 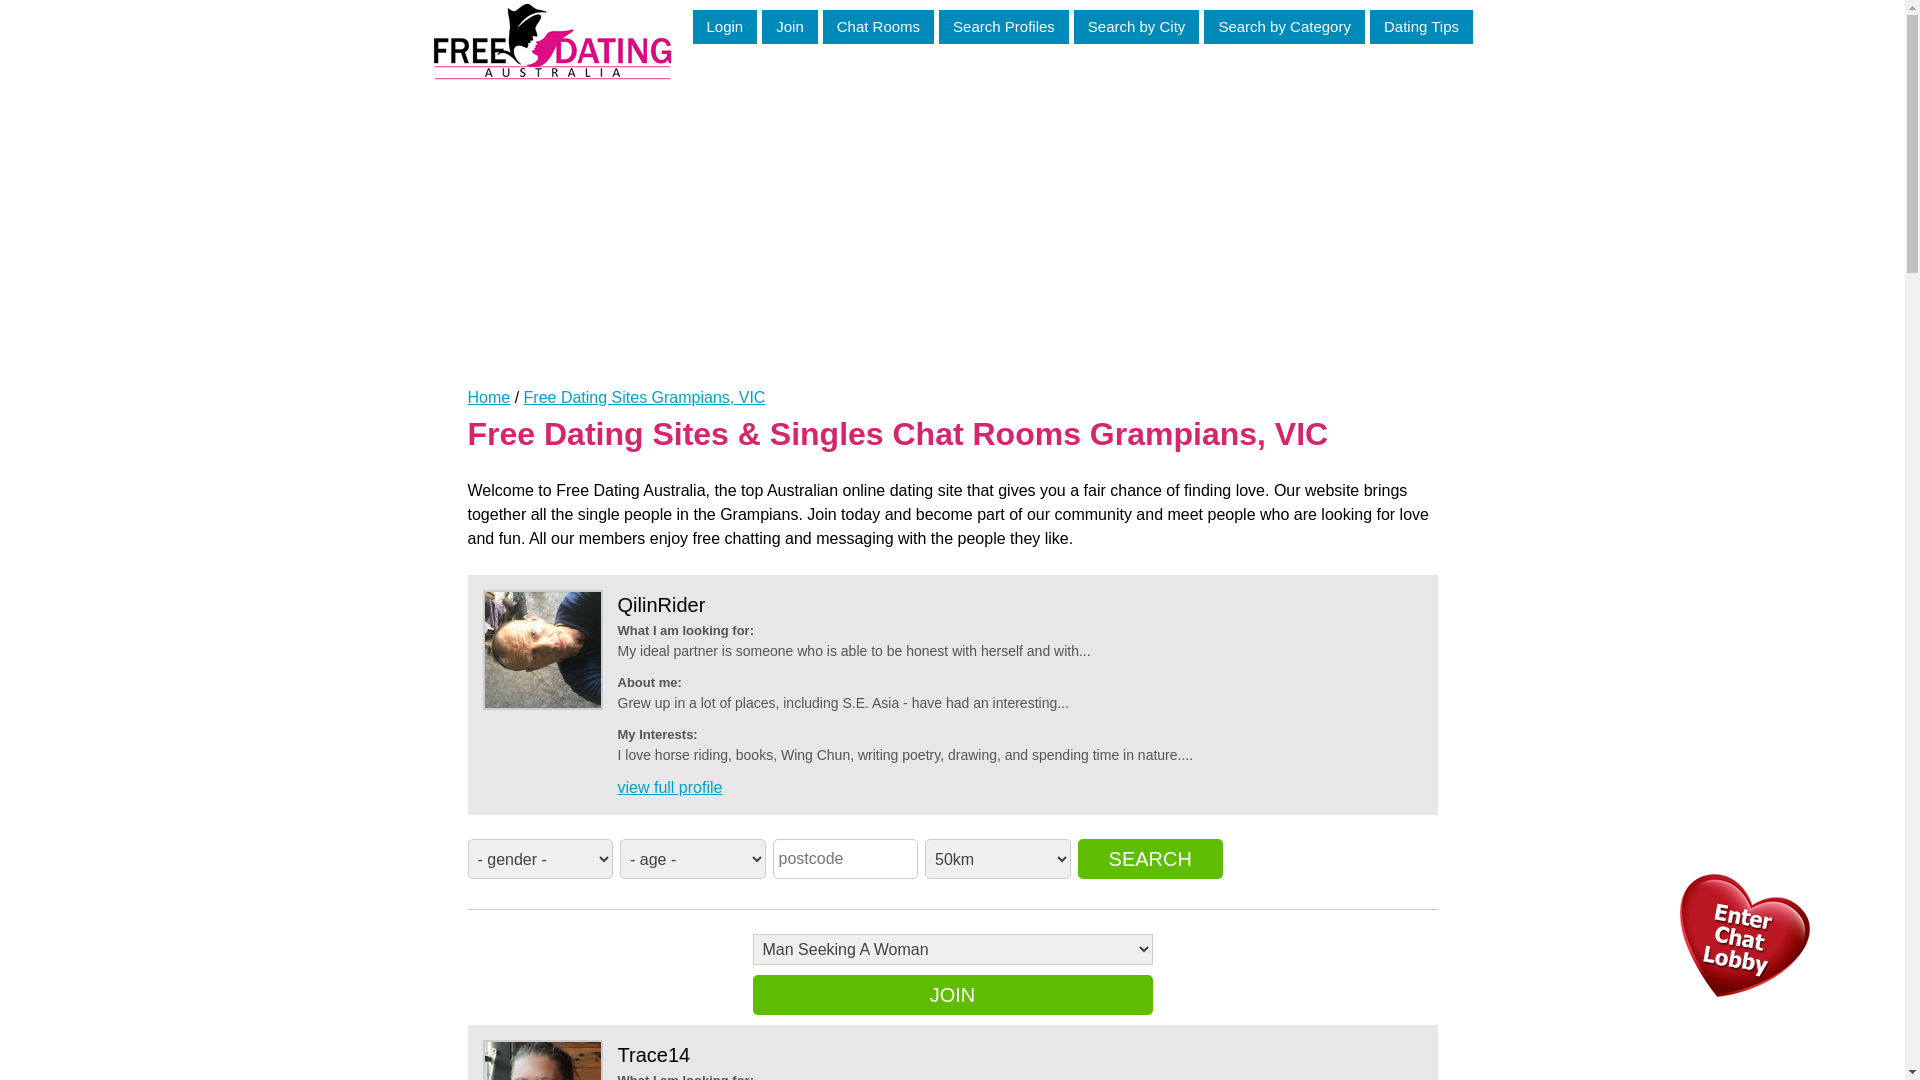 What do you see at coordinates (761, 27) in the screenshot?
I see `'Join'` at bounding box center [761, 27].